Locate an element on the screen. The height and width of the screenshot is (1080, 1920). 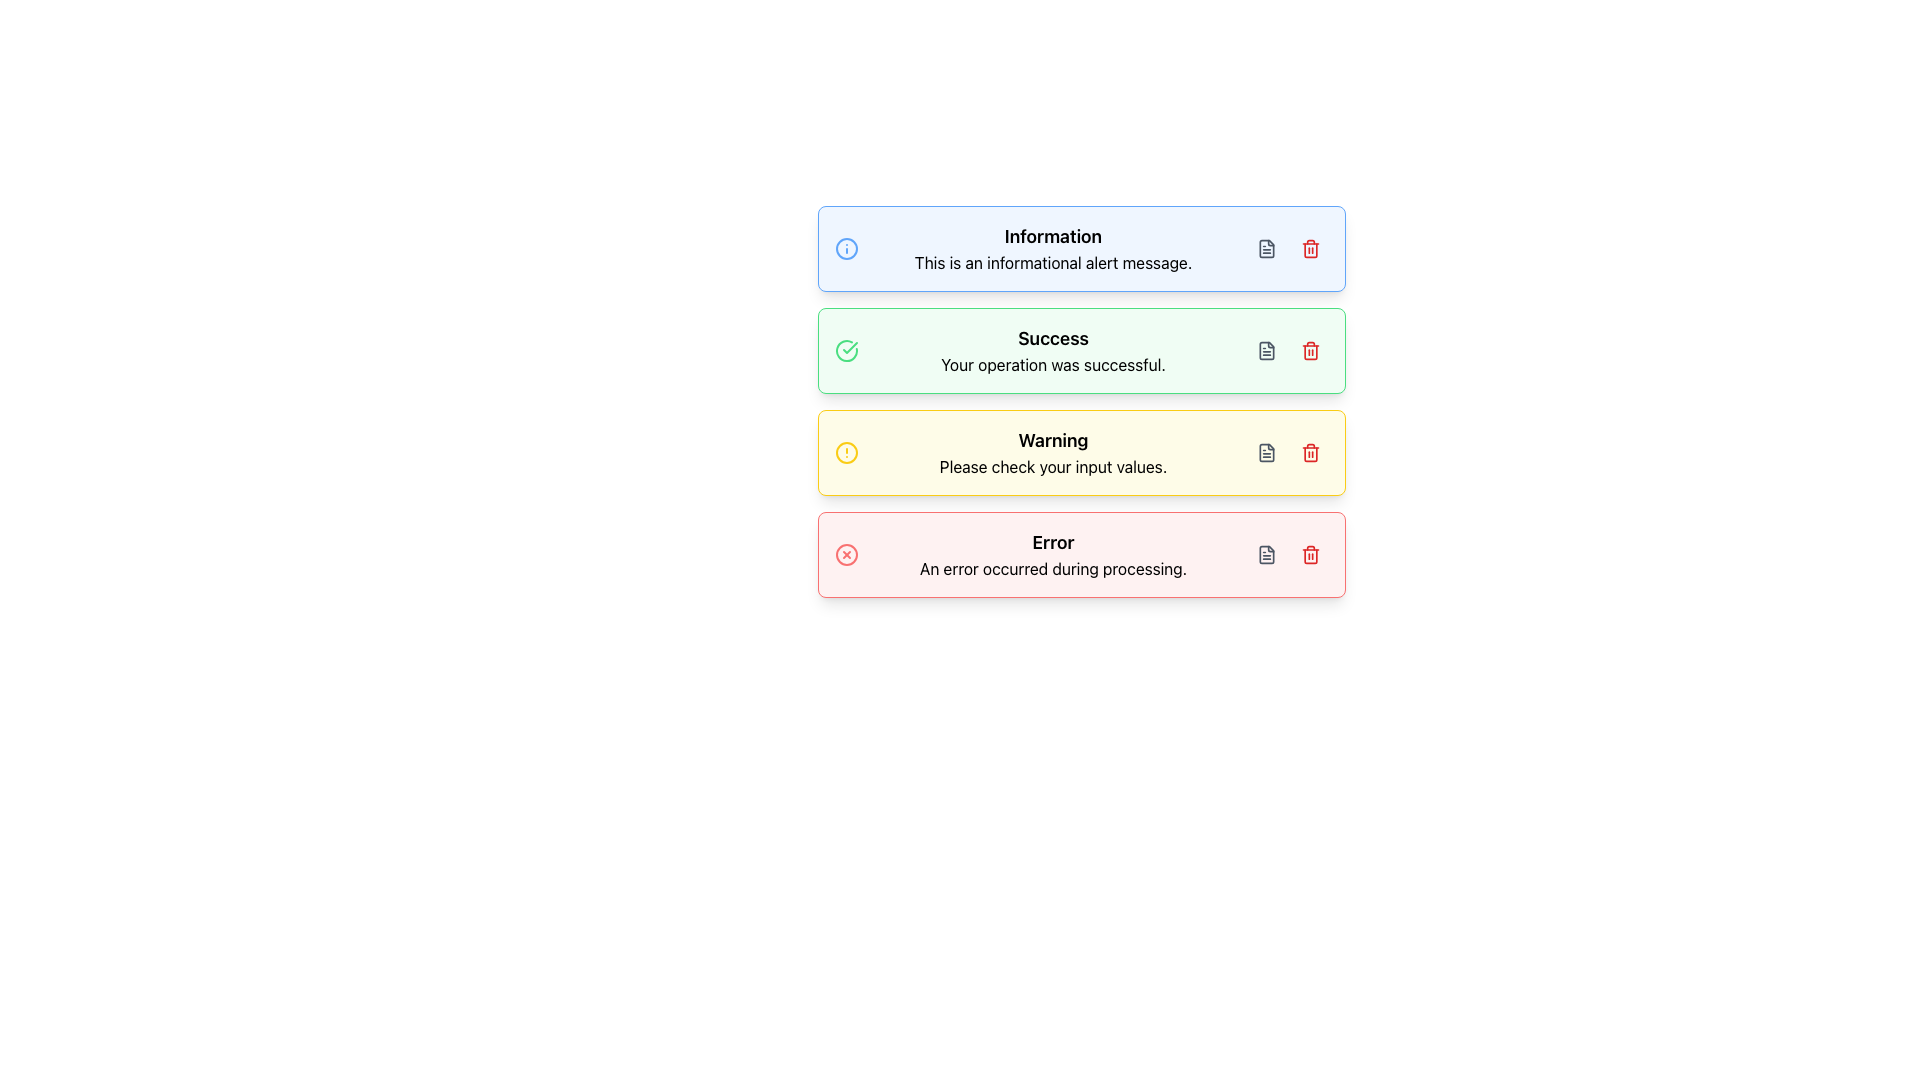
warning message from the alert box with a yellow background and red border, containing the title 'Warning' and message 'Please check your input values.' is located at coordinates (1080, 452).